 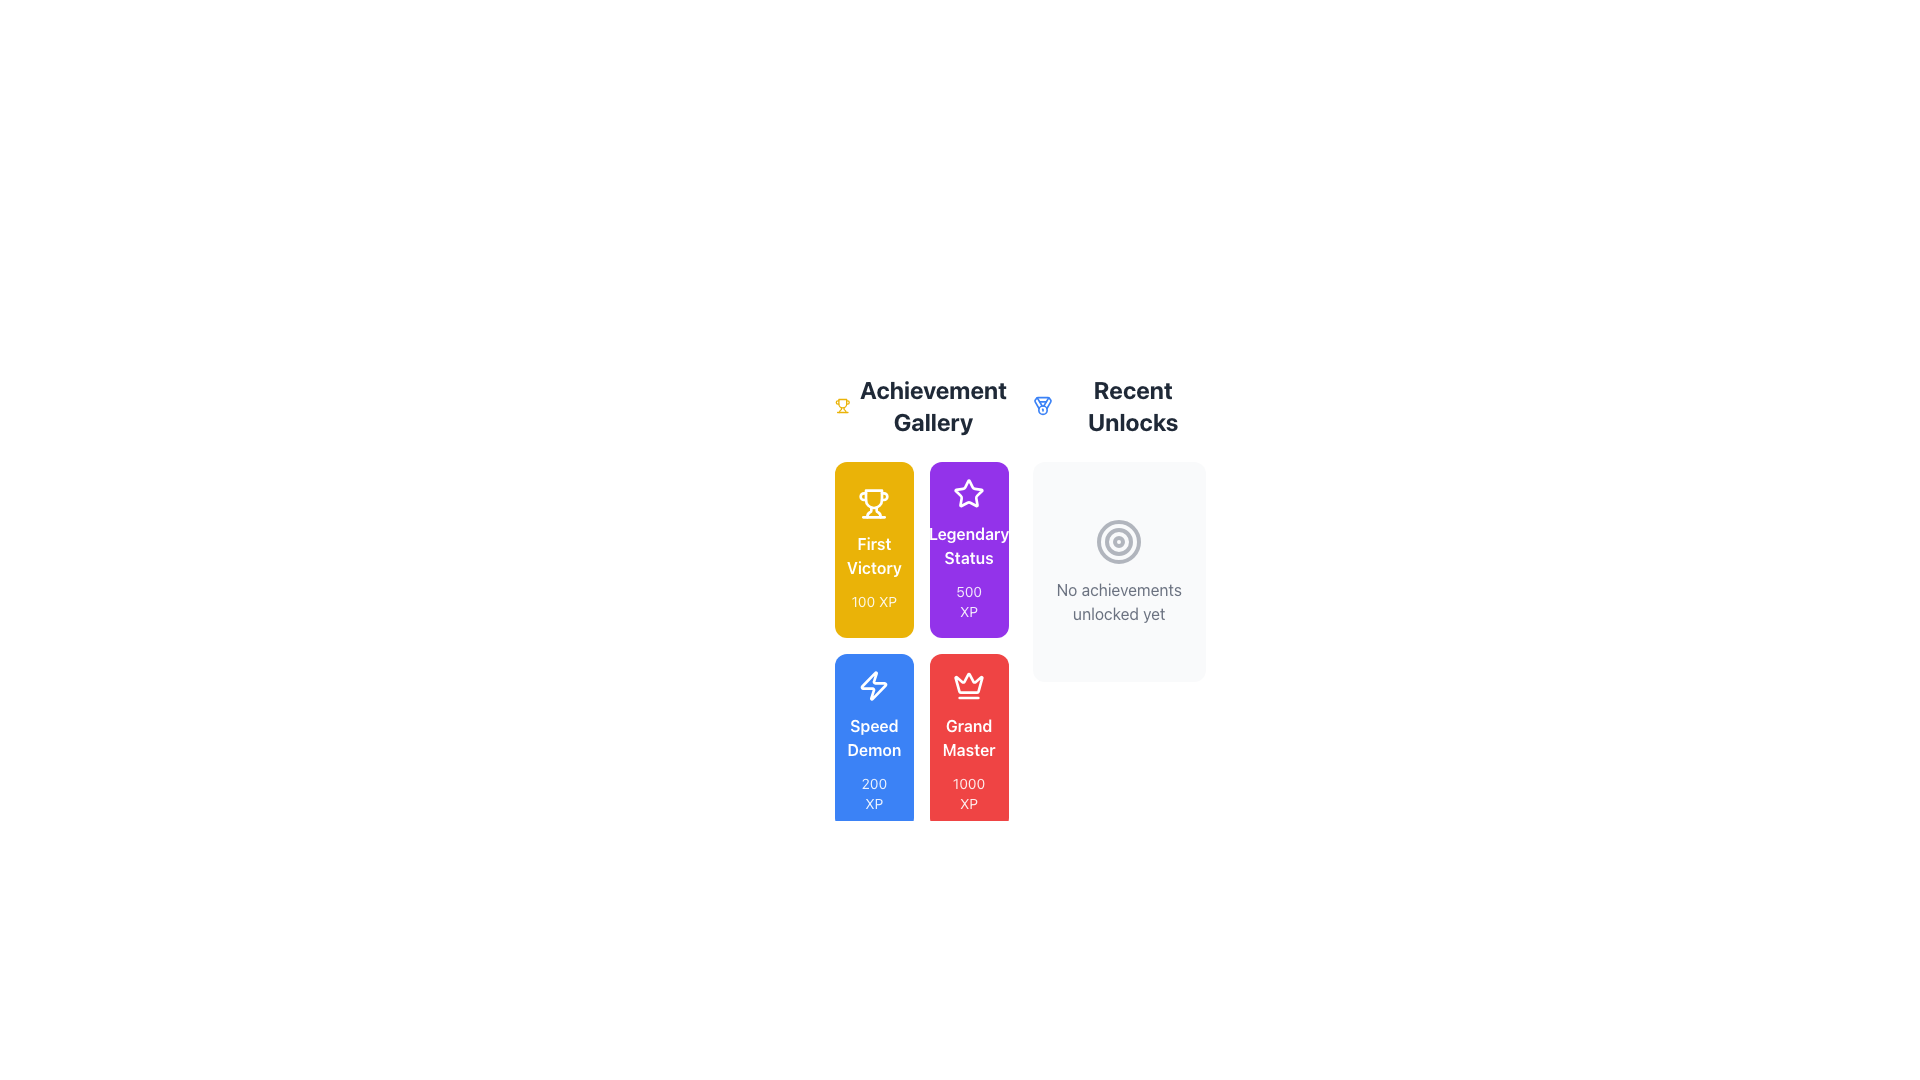 I want to click on the text display showing '500 XP' located in the 'Legendary Status' card within the 'Achievement Gallery' grid, so click(x=969, y=600).